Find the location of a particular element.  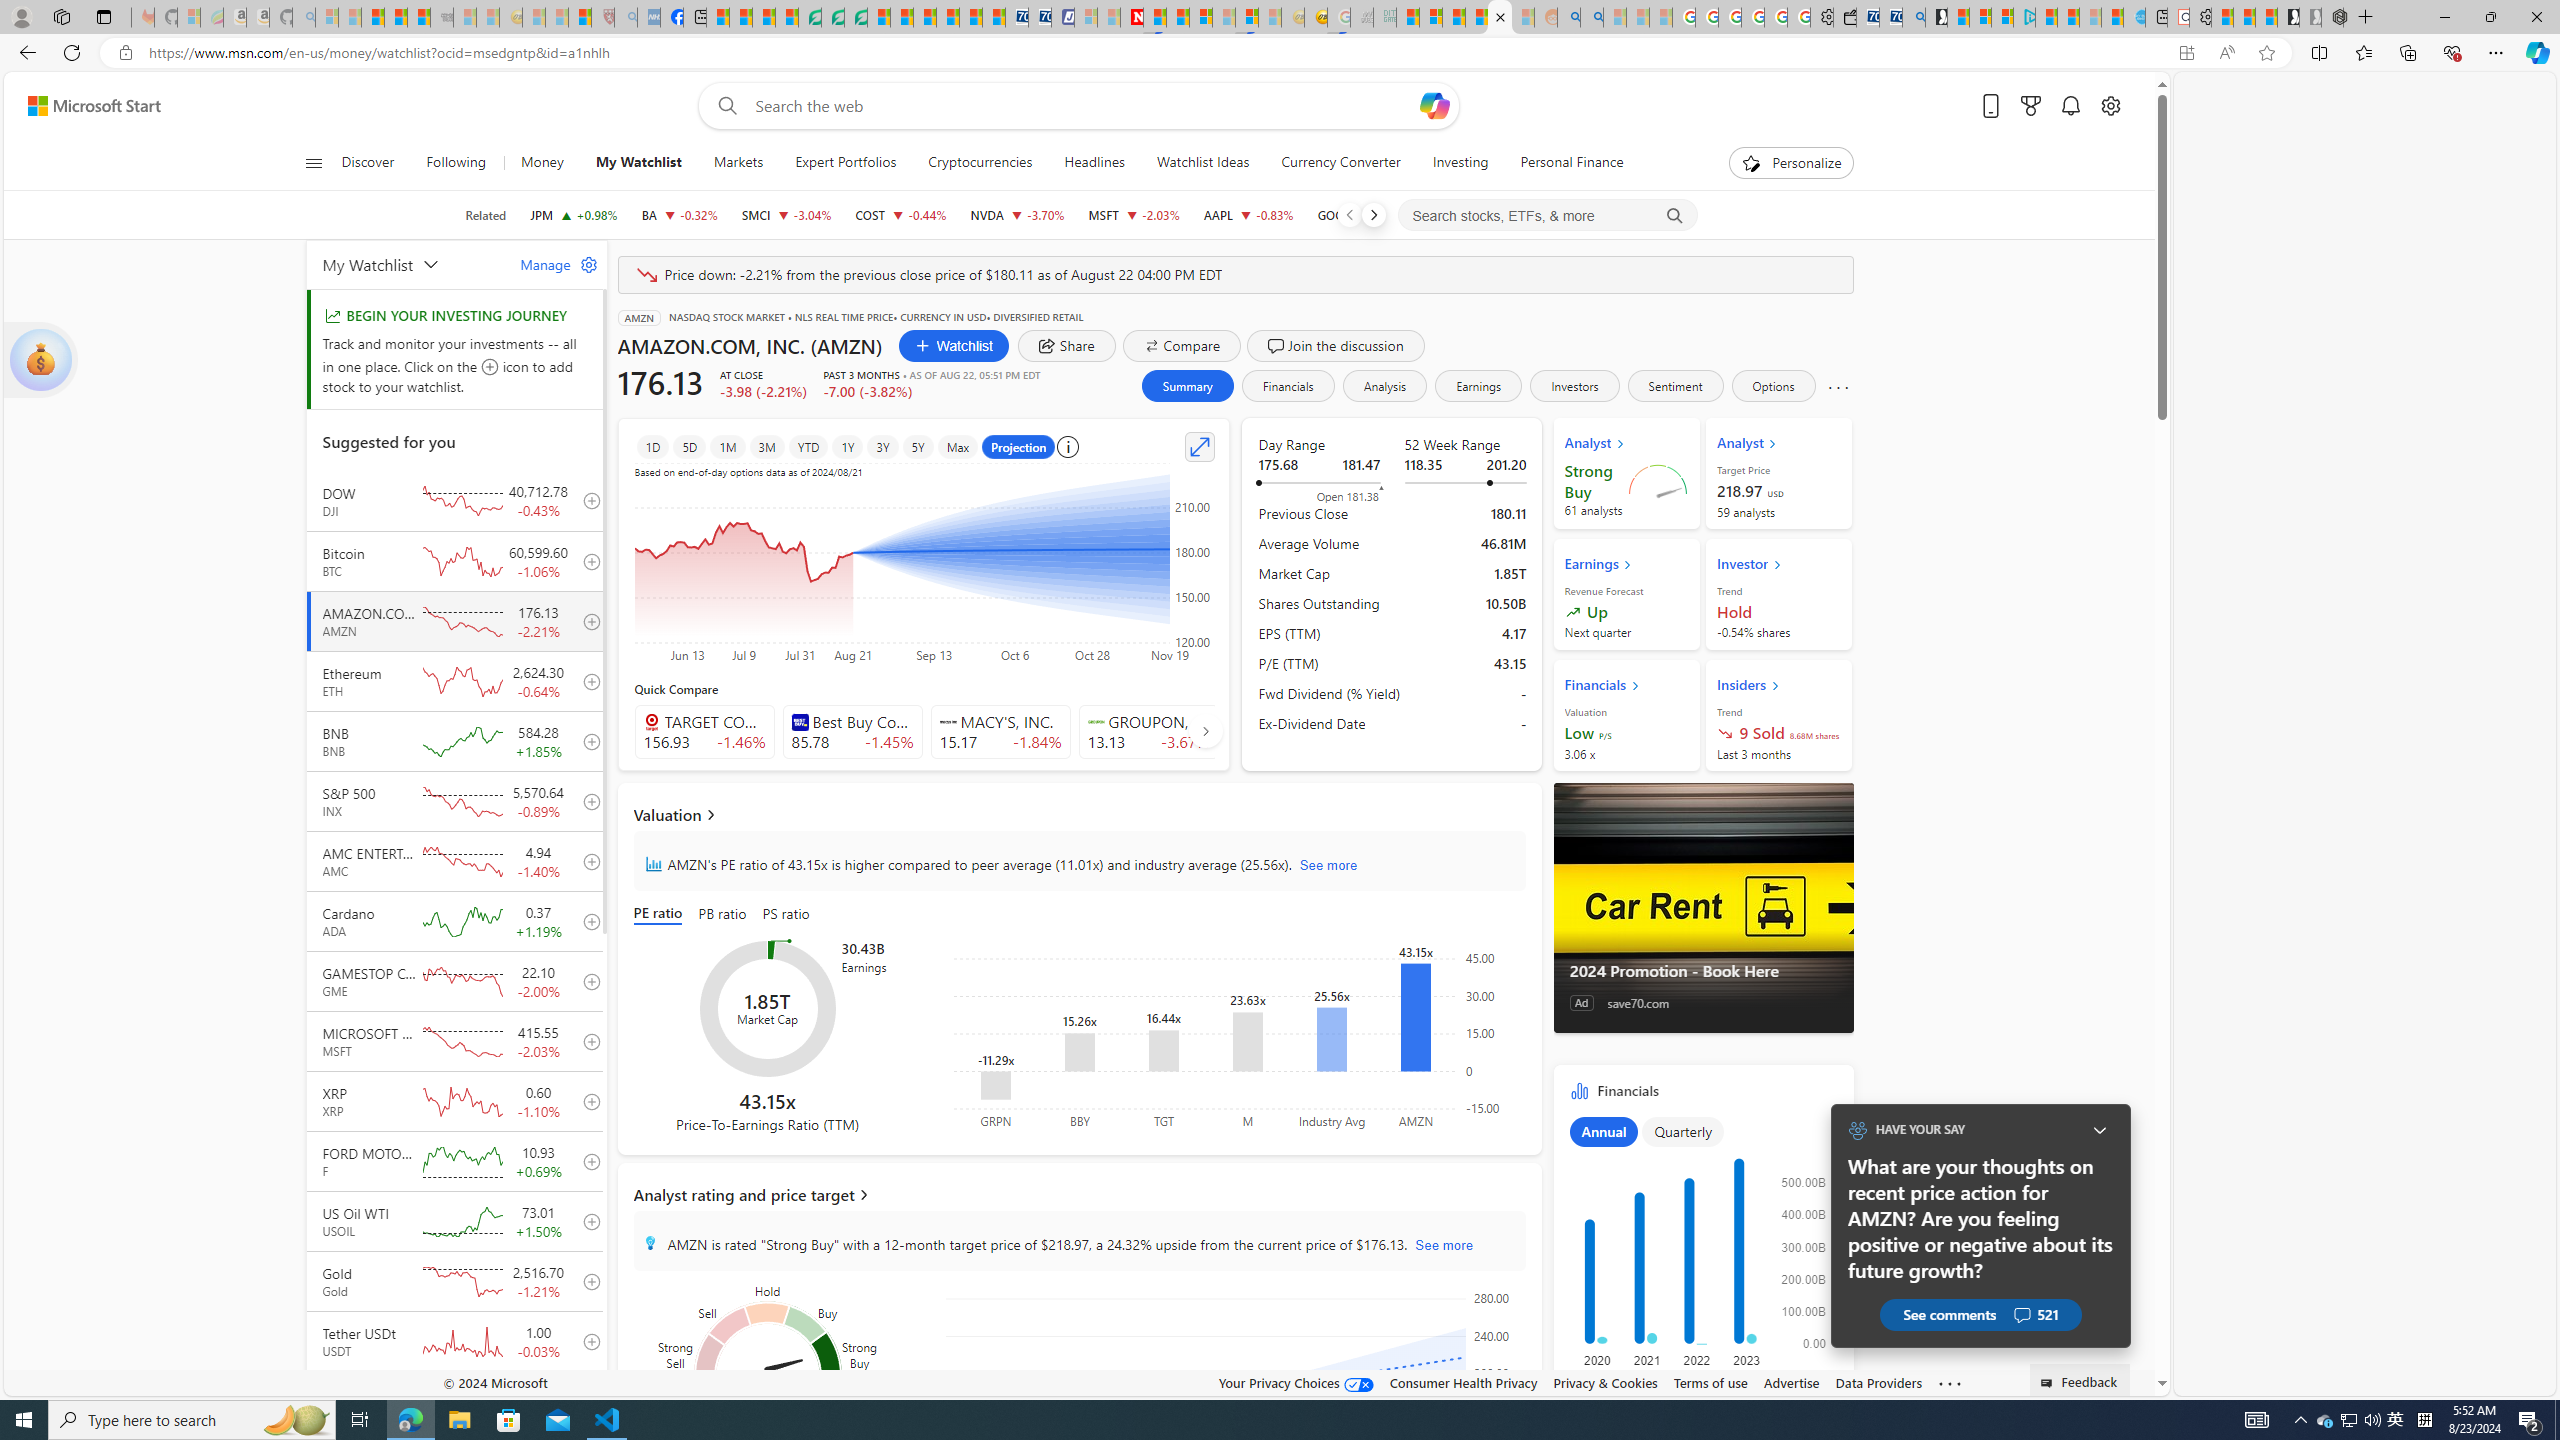

'Max' is located at coordinates (957, 447).